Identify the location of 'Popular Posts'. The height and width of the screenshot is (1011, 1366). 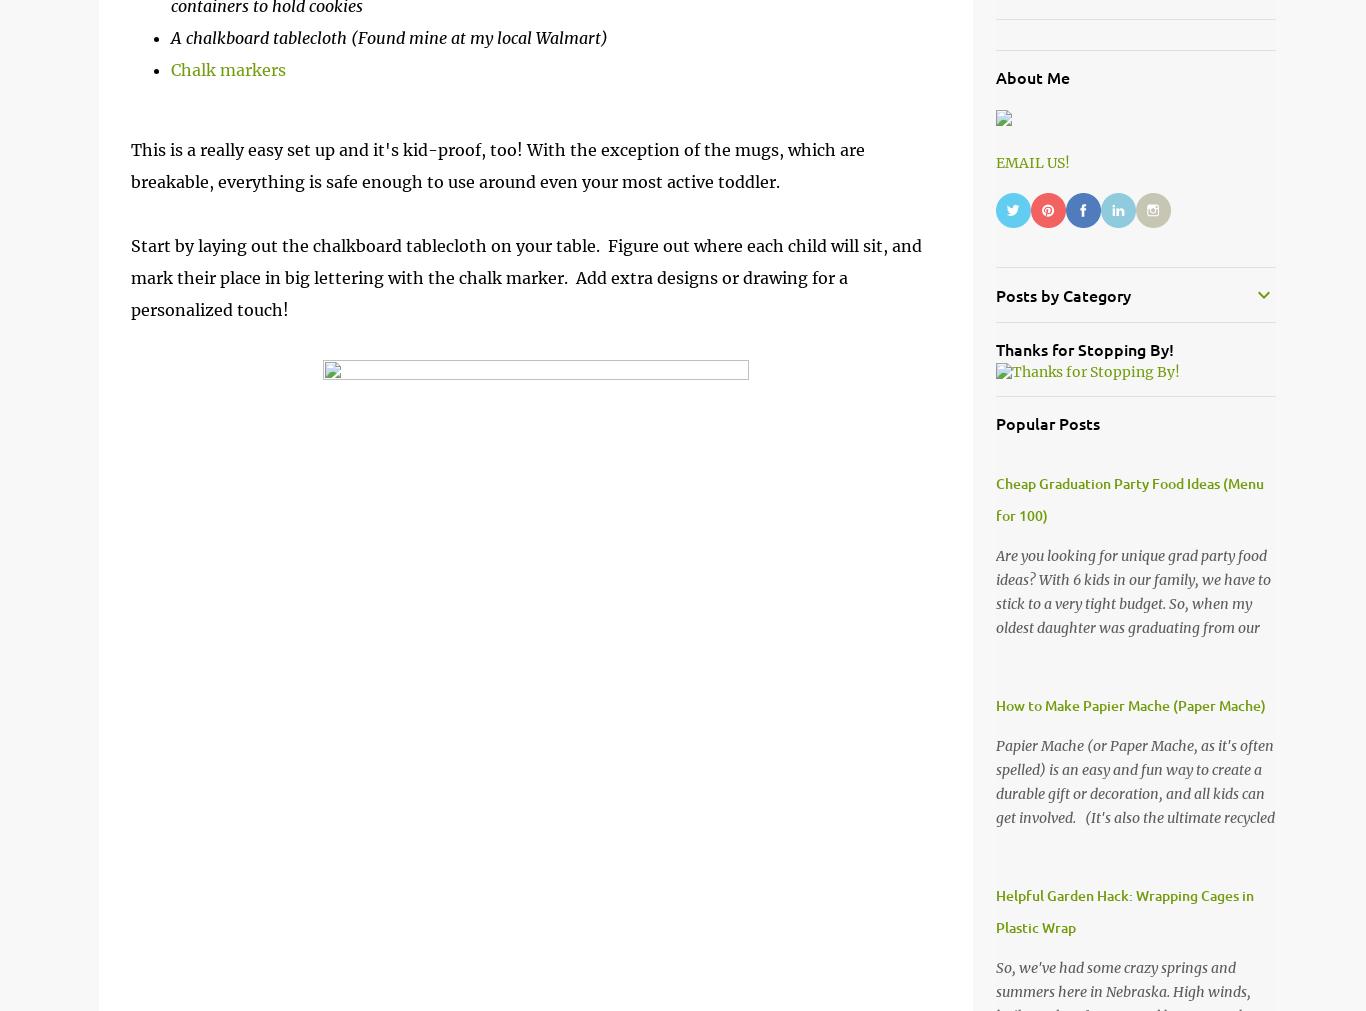
(1046, 422).